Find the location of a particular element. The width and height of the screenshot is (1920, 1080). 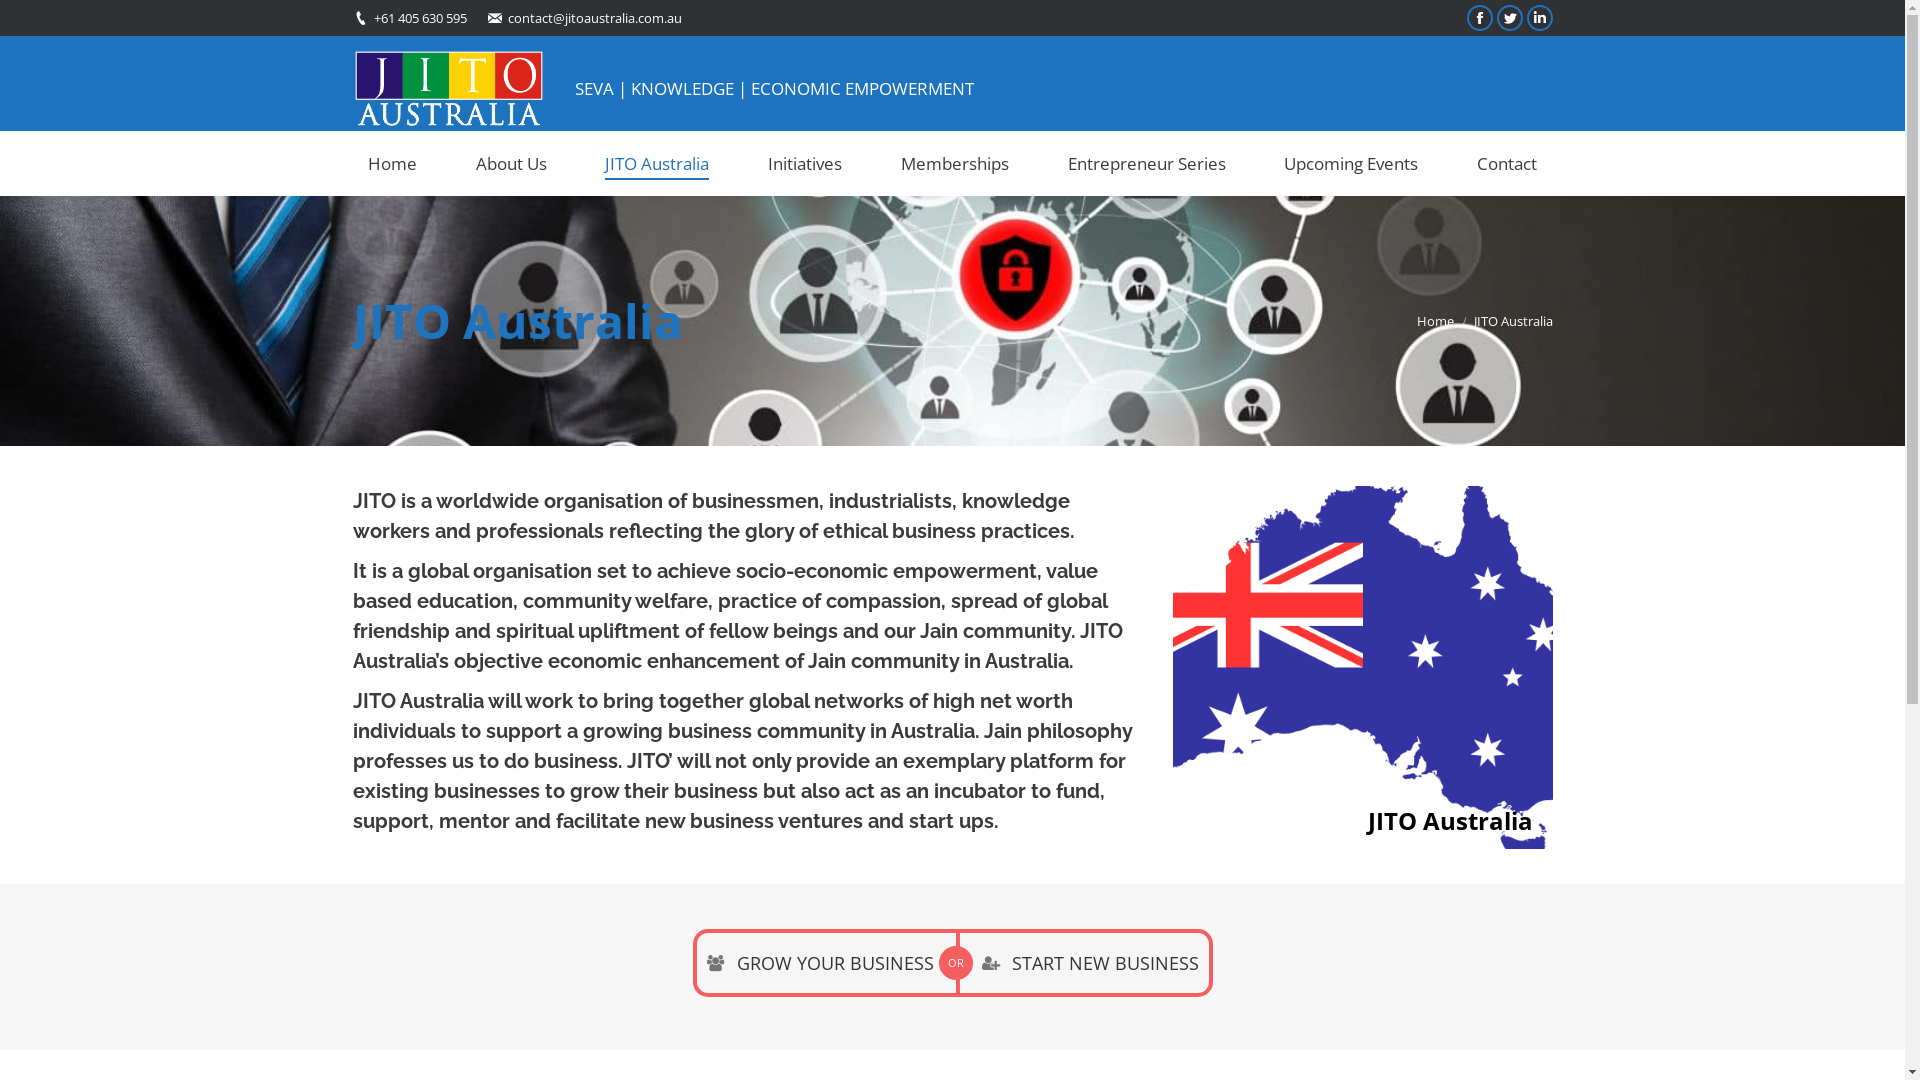

'Contact' is located at coordinates (1462, 162).